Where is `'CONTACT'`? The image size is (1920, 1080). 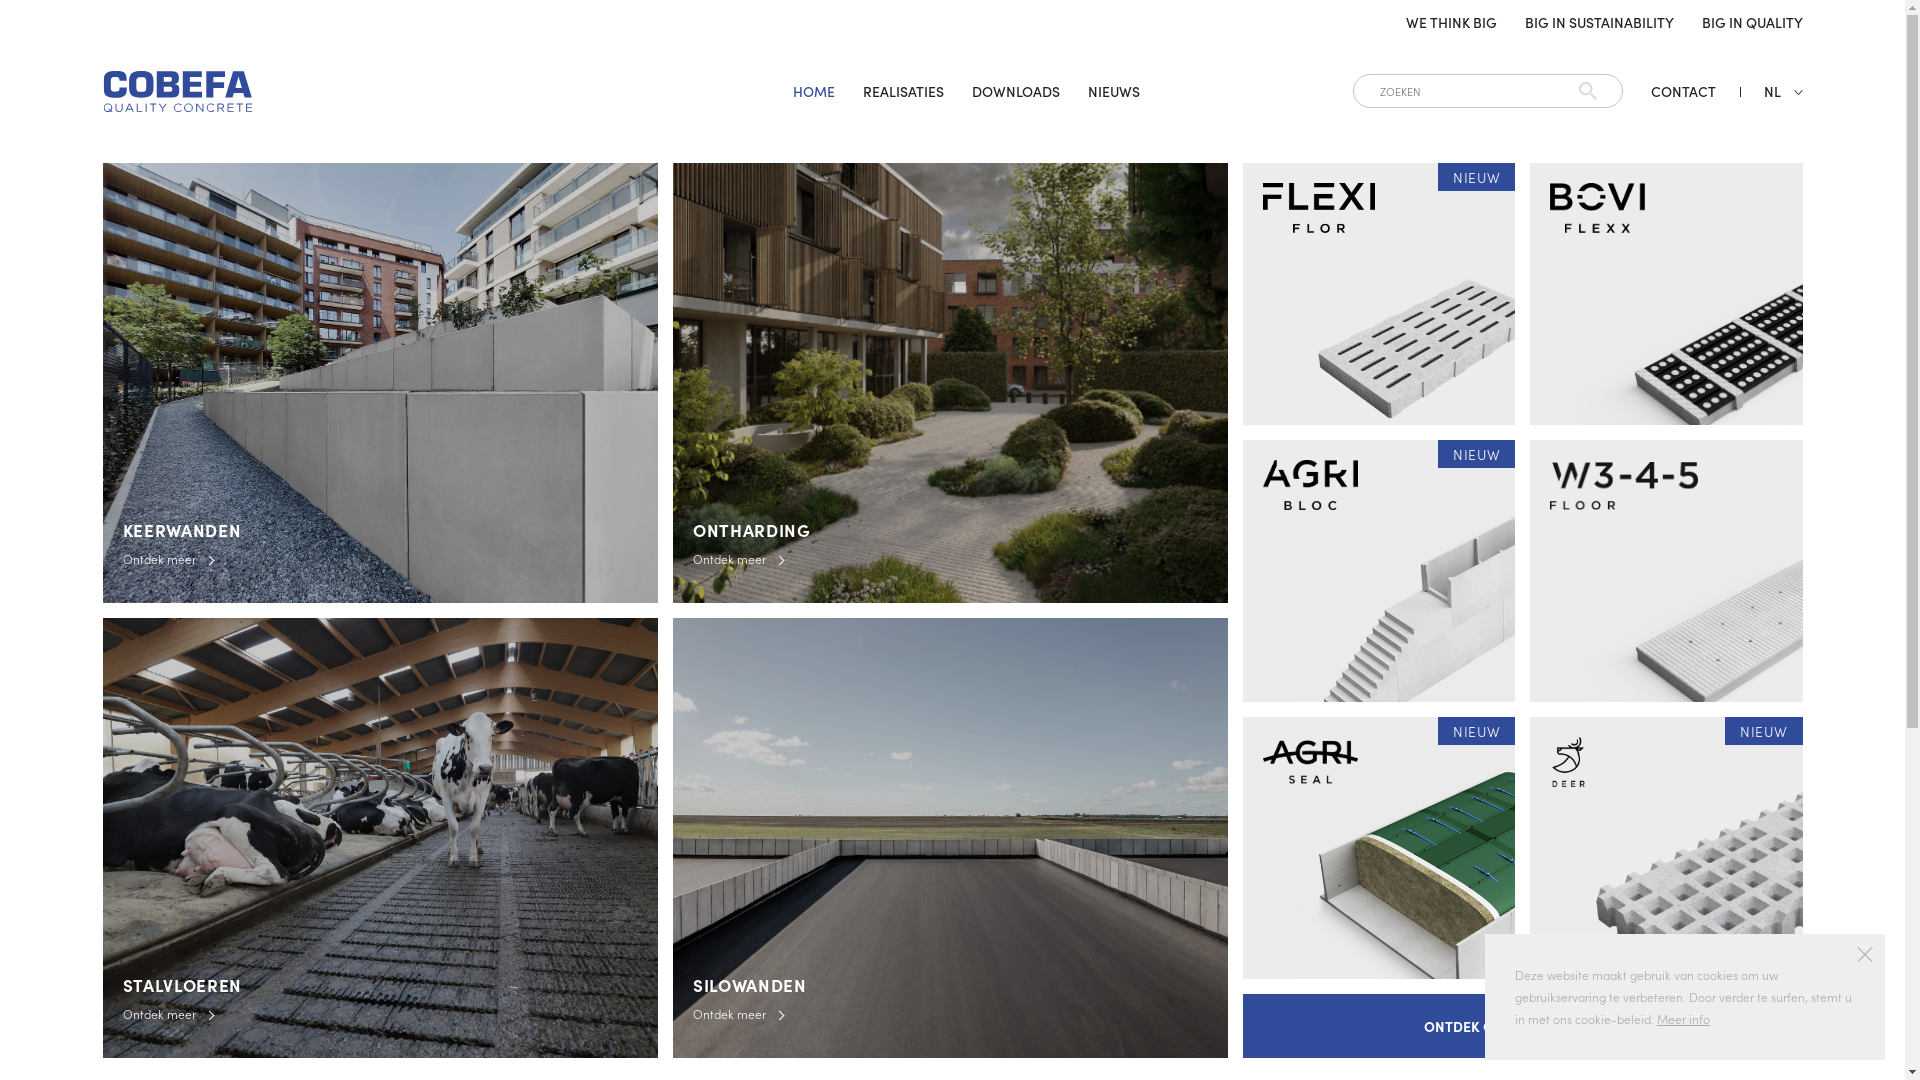
'CONTACT' is located at coordinates (1681, 91).